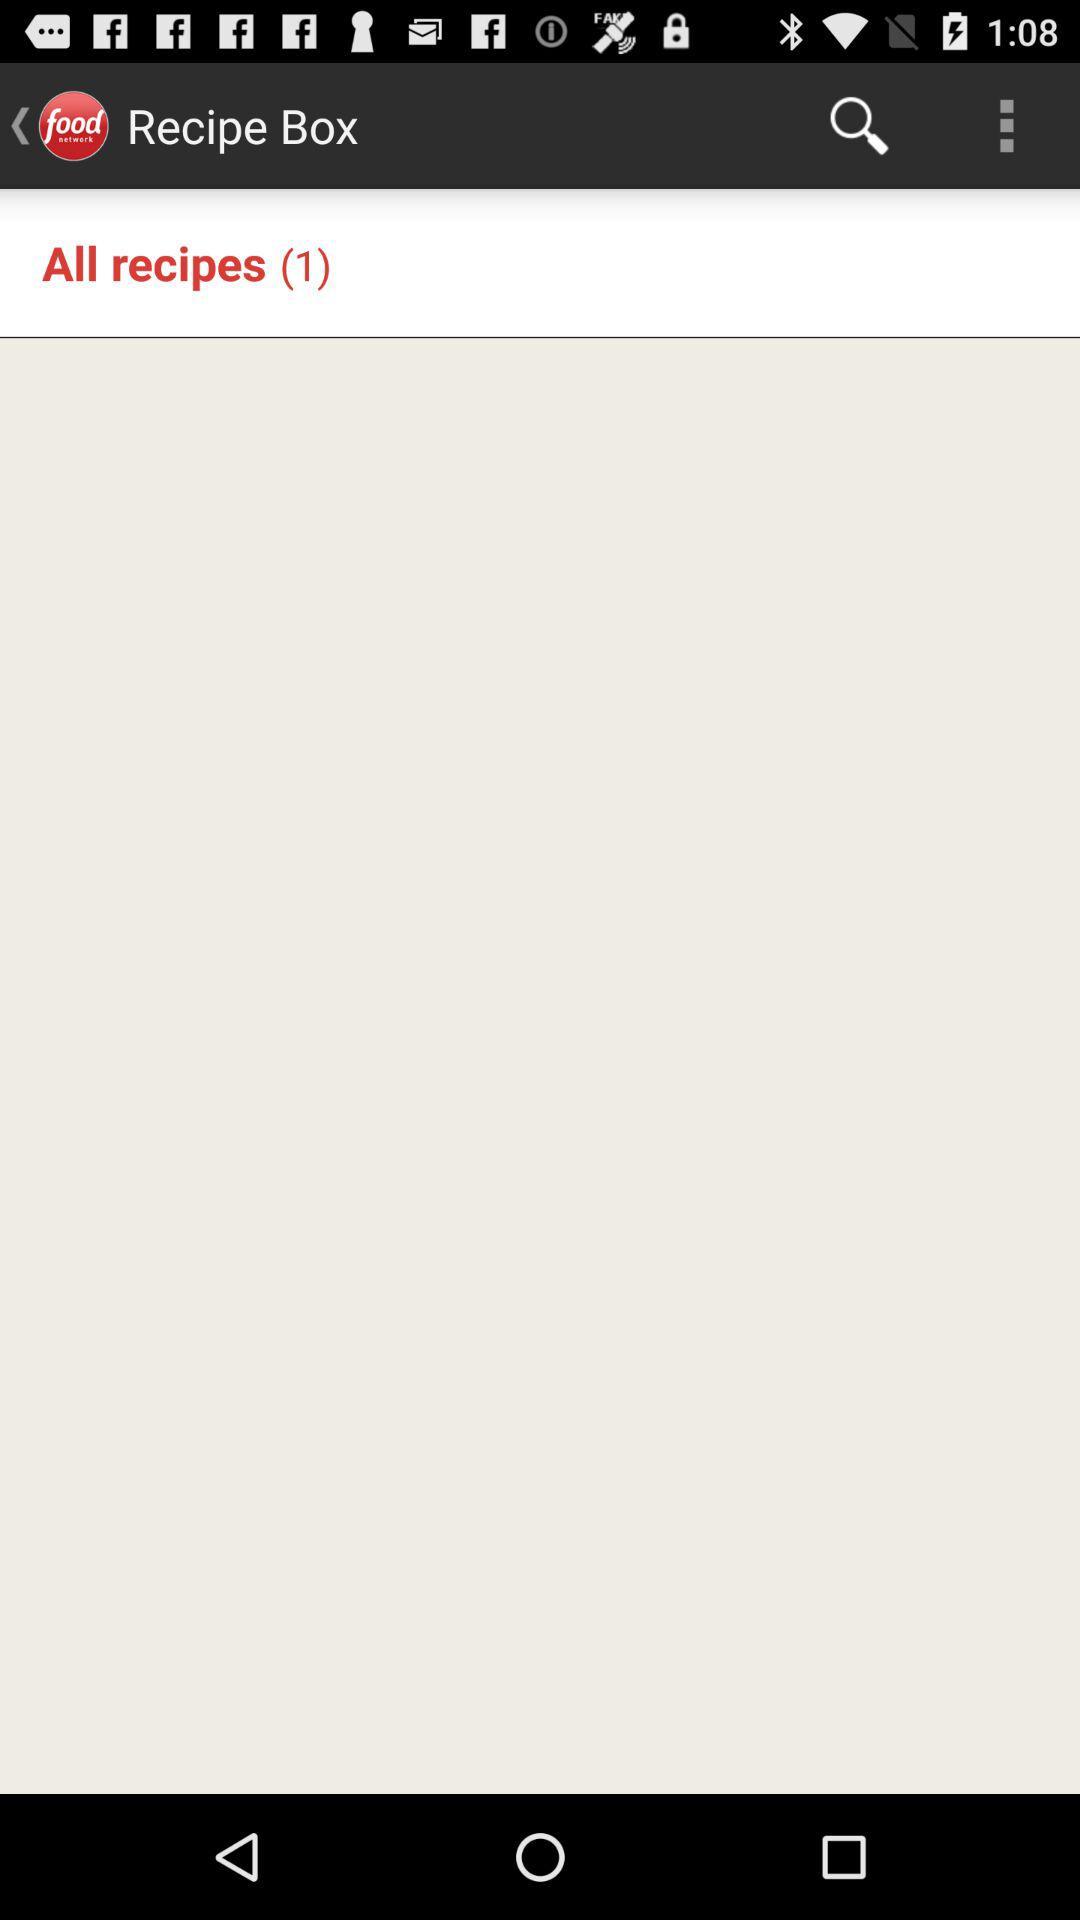  Describe the element at coordinates (153, 261) in the screenshot. I see `the all recipes` at that location.